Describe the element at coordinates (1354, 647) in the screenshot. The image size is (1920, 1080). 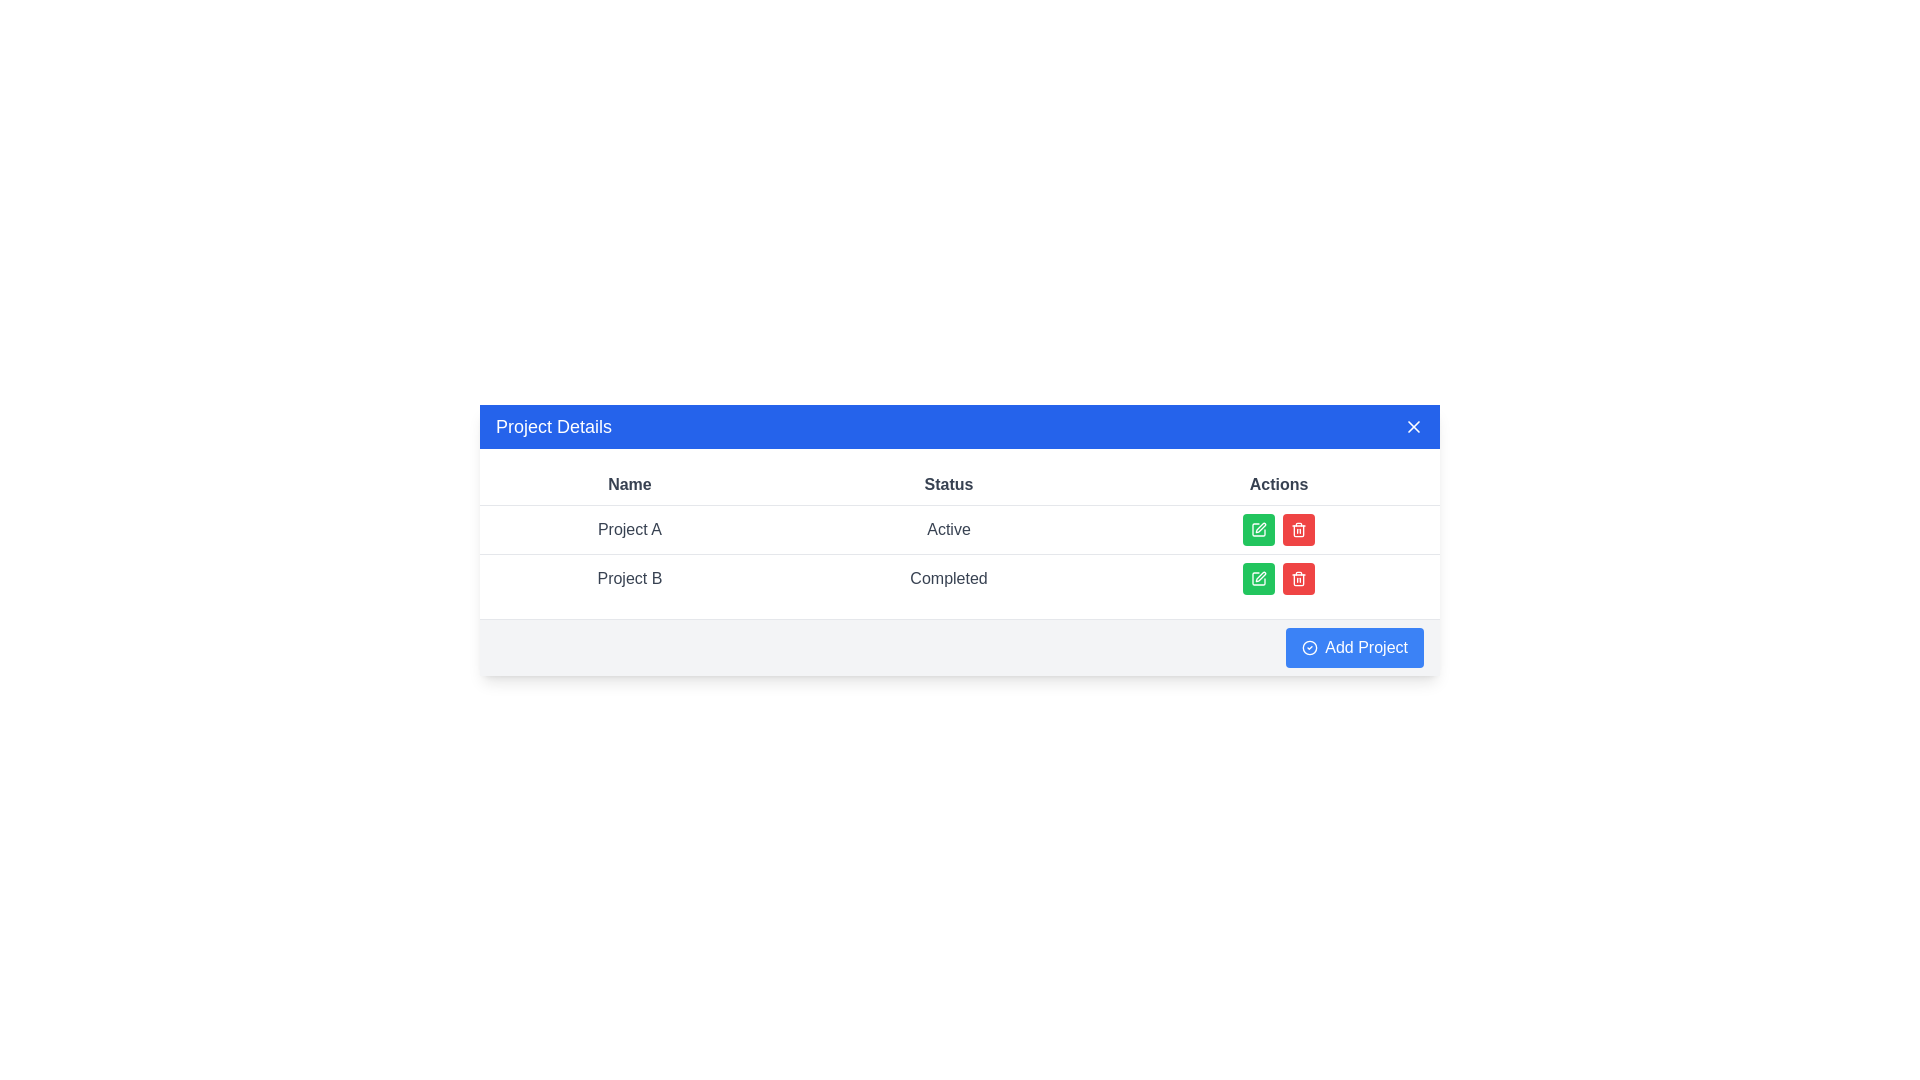
I see `the blue rectangular button with rounded corners labeled 'Add Project' located at the bottom-right of the footer section` at that location.